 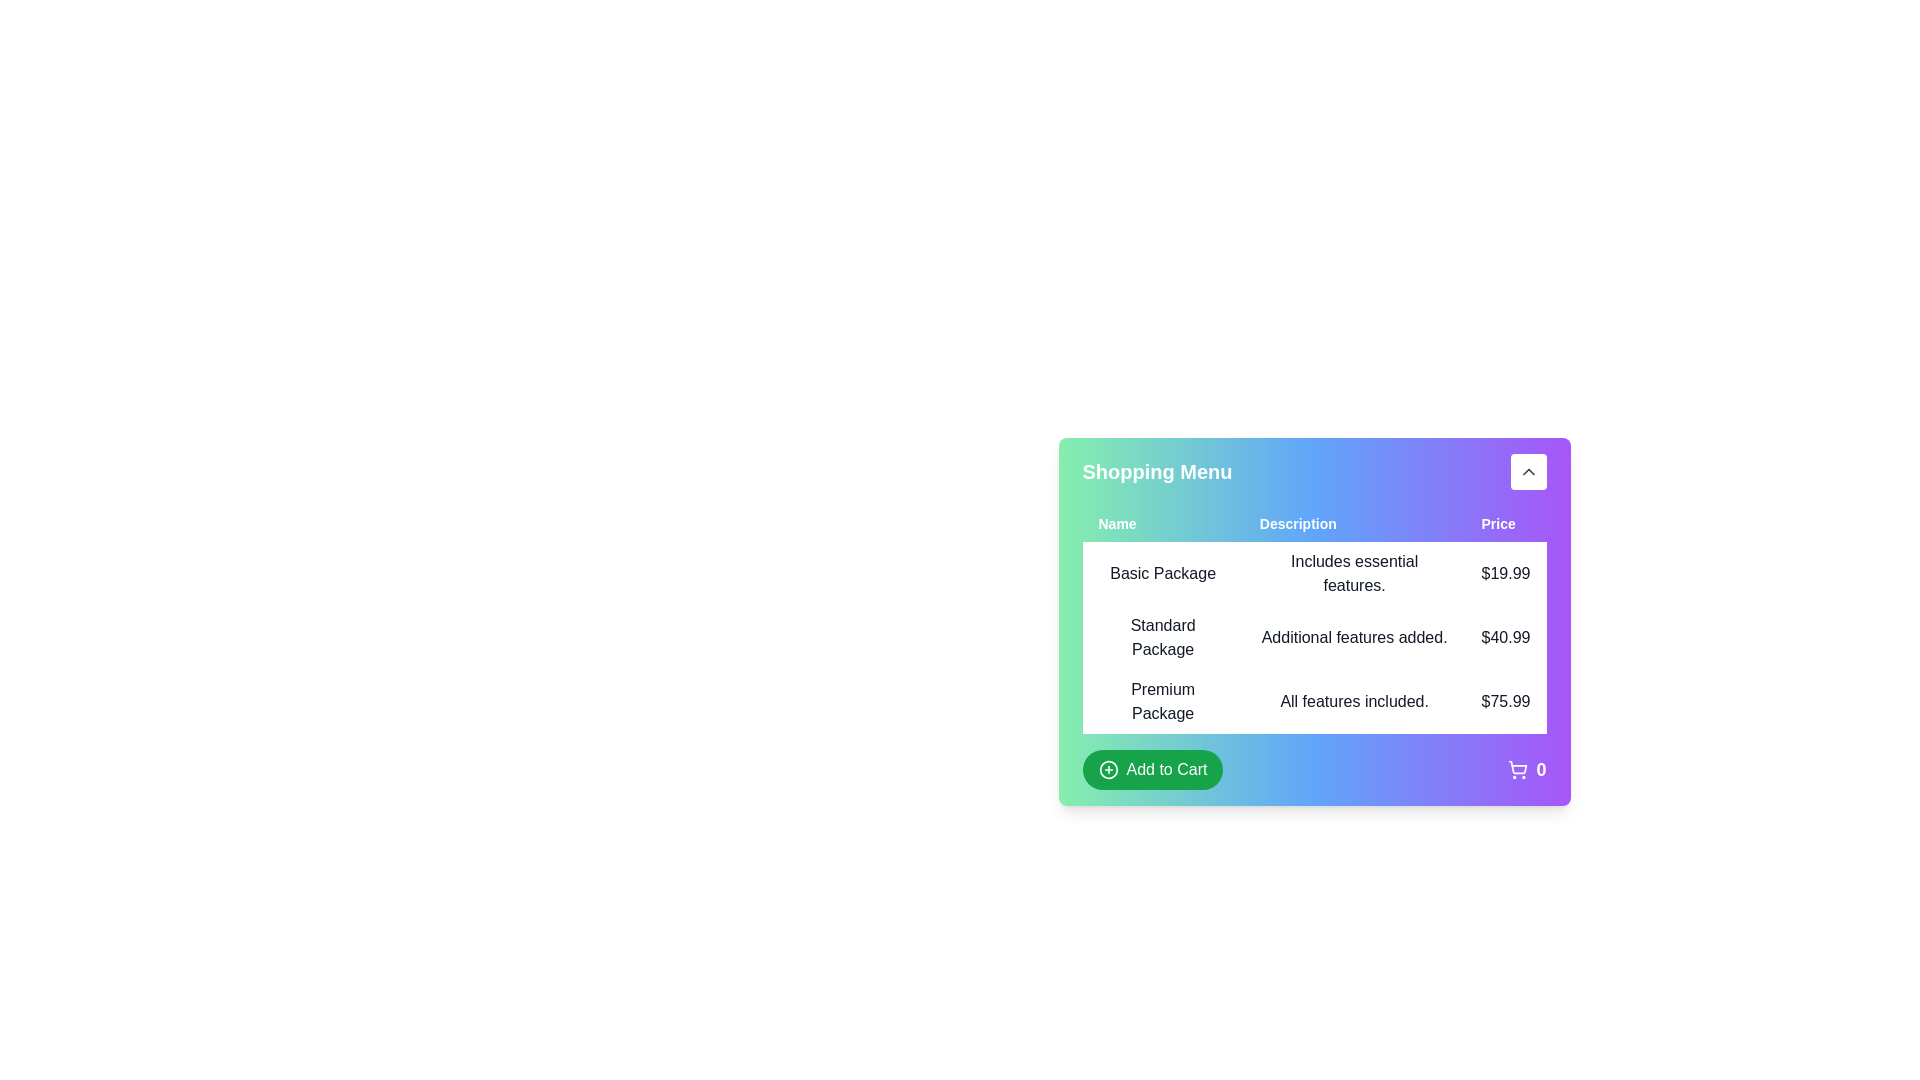 I want to click on a package from the table displayed in the 'Shopping Menu' by clicking on it, which is located under the header row and above the 'Add to Cart' button, so click(x=1314, y=640).